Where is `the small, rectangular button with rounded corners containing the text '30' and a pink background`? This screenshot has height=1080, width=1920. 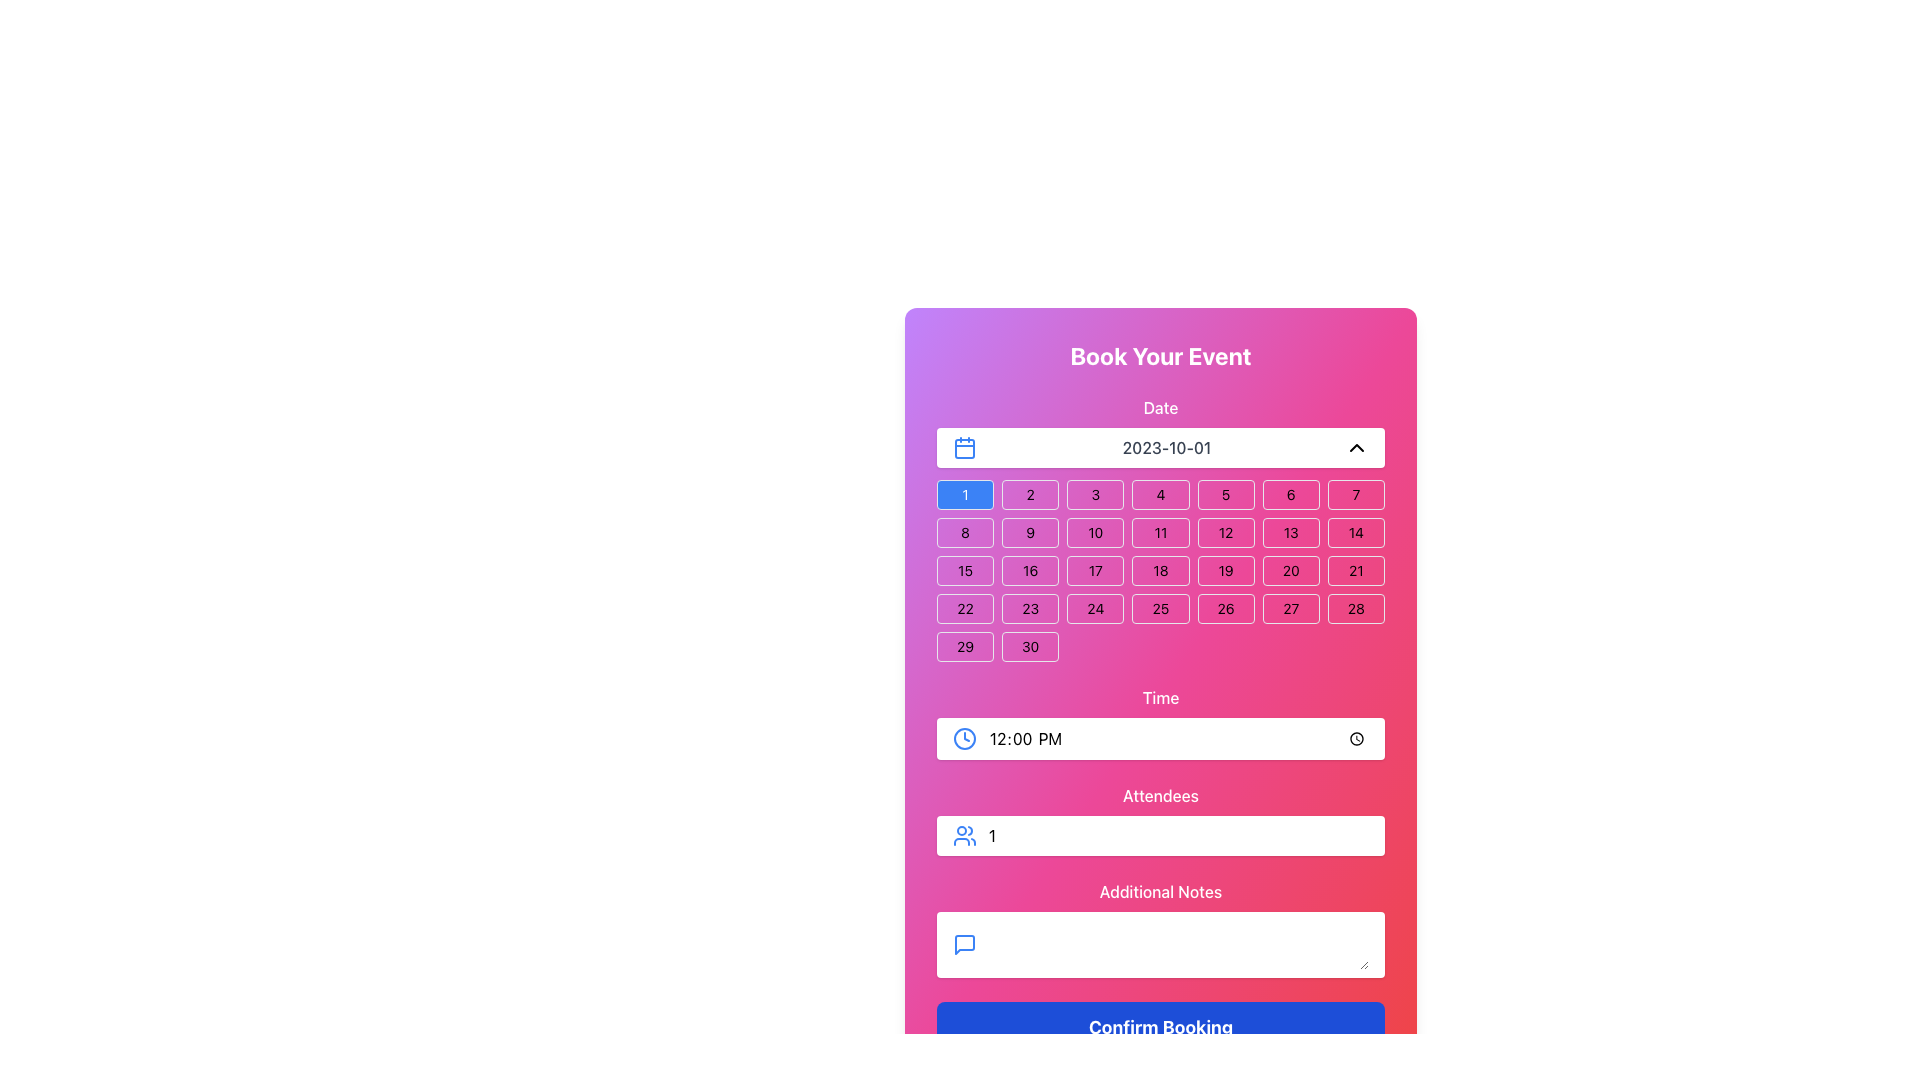
the small, rectangular button with rounded corners containing the text '30' and a pink background is located at coordinates (1030, 647).